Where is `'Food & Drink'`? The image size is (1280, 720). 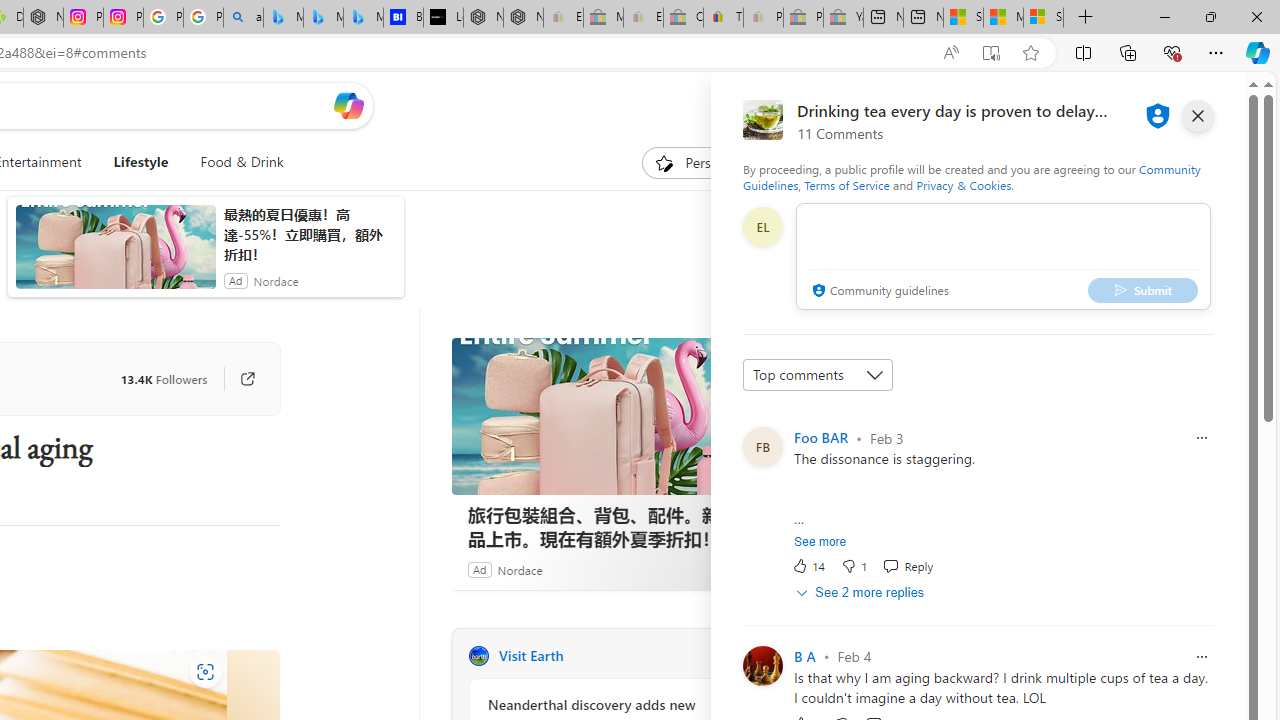 'Food & Drink' is located at coordinates (234, 162).